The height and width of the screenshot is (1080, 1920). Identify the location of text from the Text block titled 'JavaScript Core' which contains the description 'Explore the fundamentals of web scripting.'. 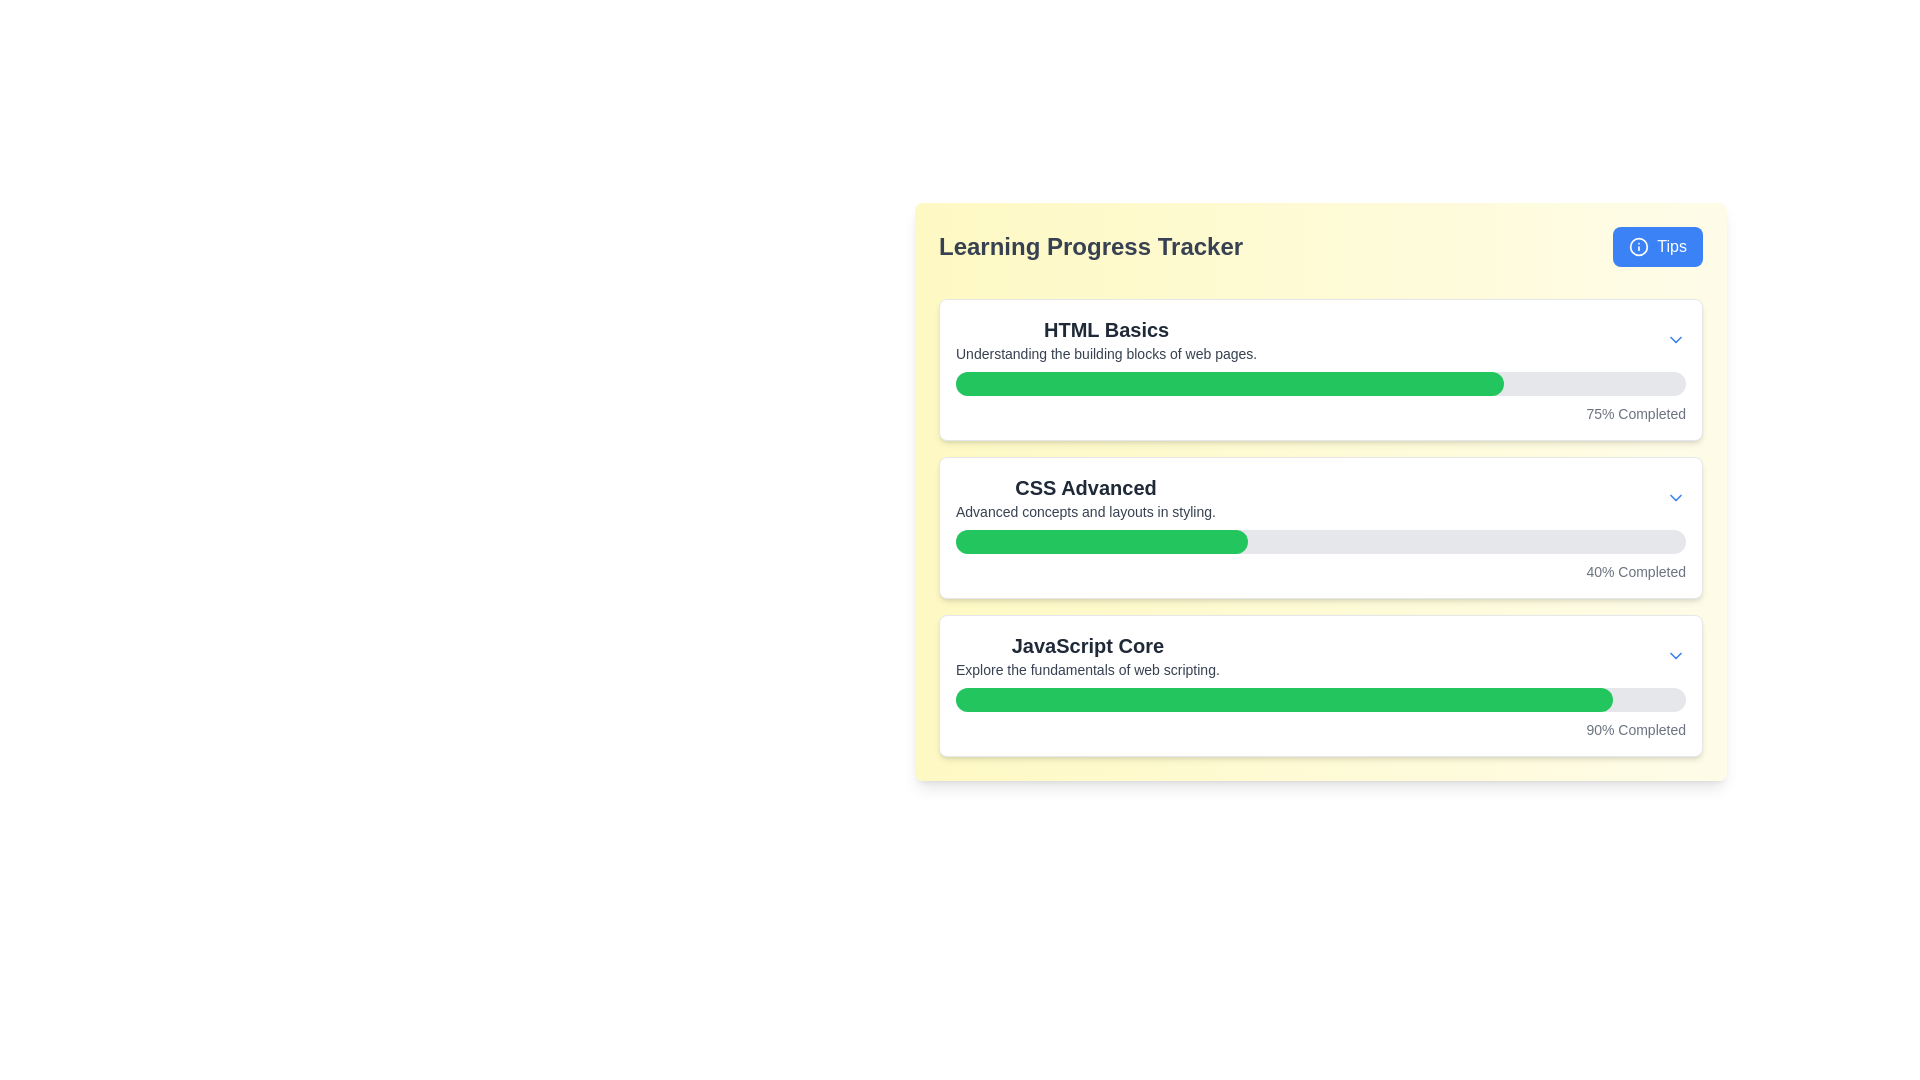
(1086, 655).